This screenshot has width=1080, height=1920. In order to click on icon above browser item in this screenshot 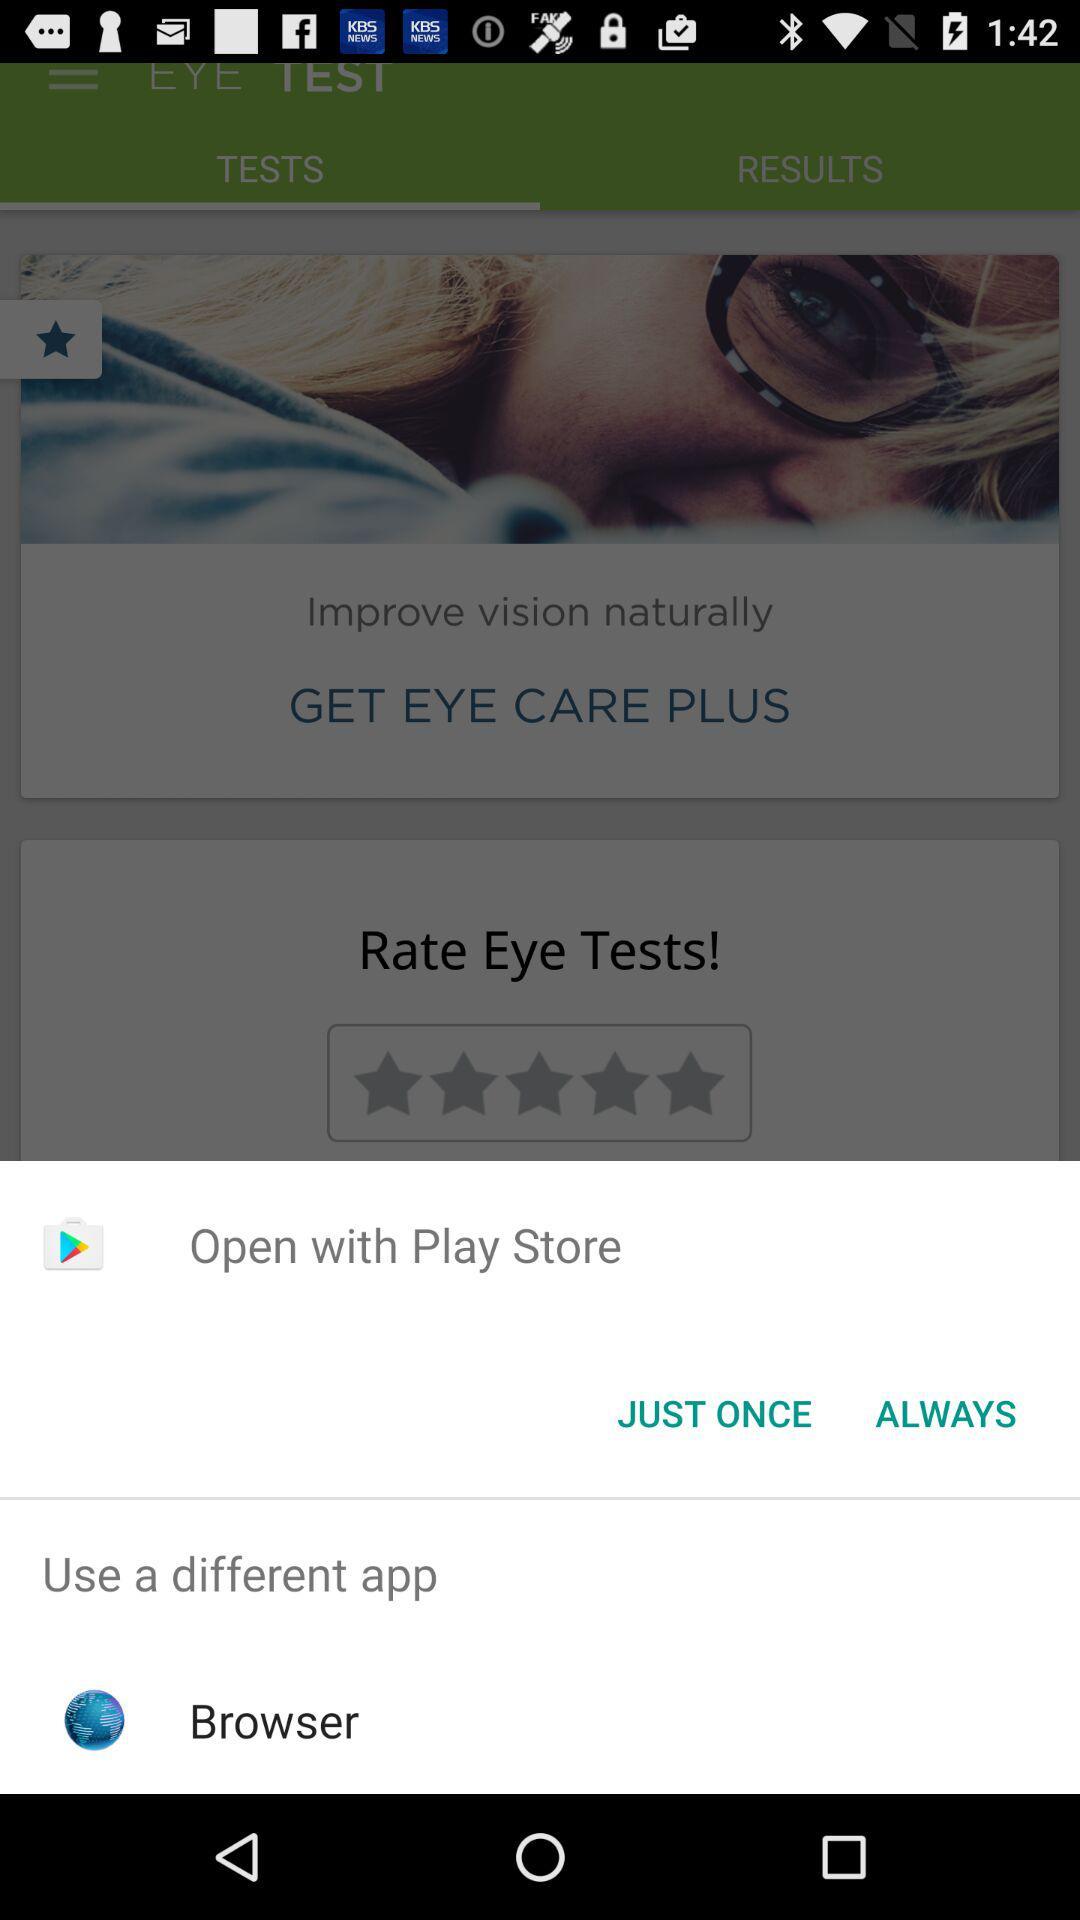, I will do `click(540, 1572)`.